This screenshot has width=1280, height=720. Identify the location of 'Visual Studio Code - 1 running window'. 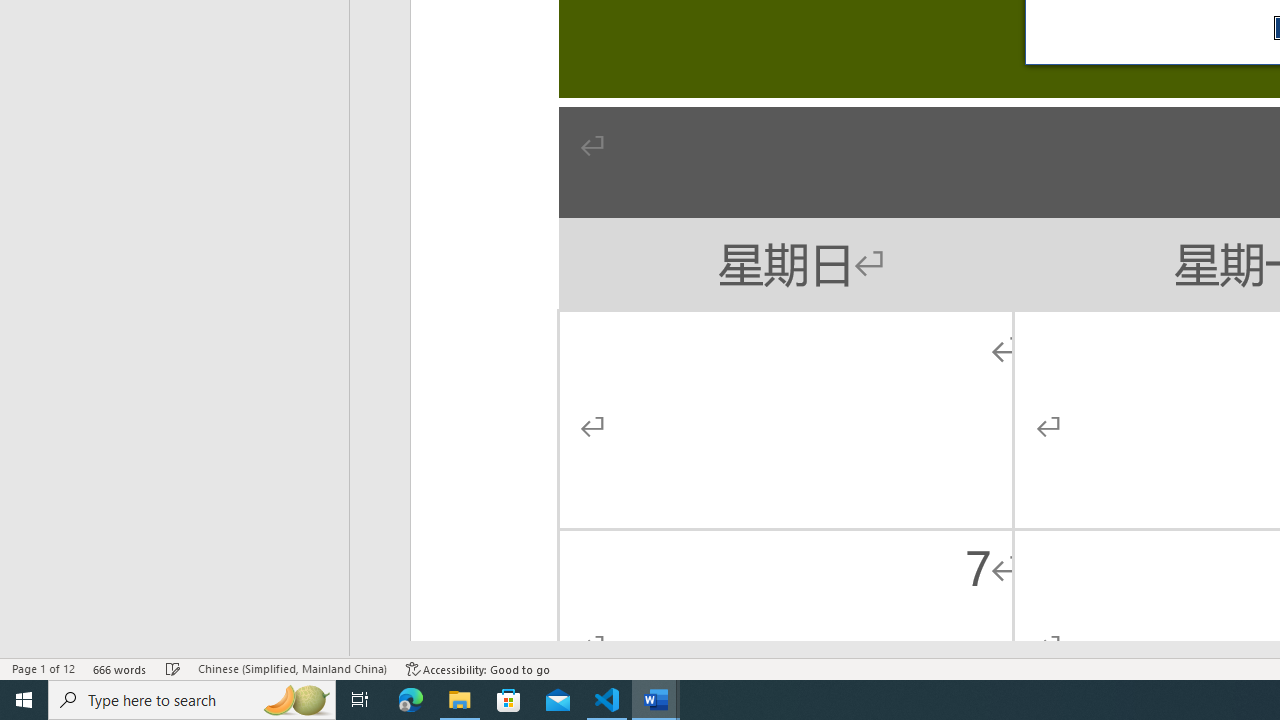
(606, 698).